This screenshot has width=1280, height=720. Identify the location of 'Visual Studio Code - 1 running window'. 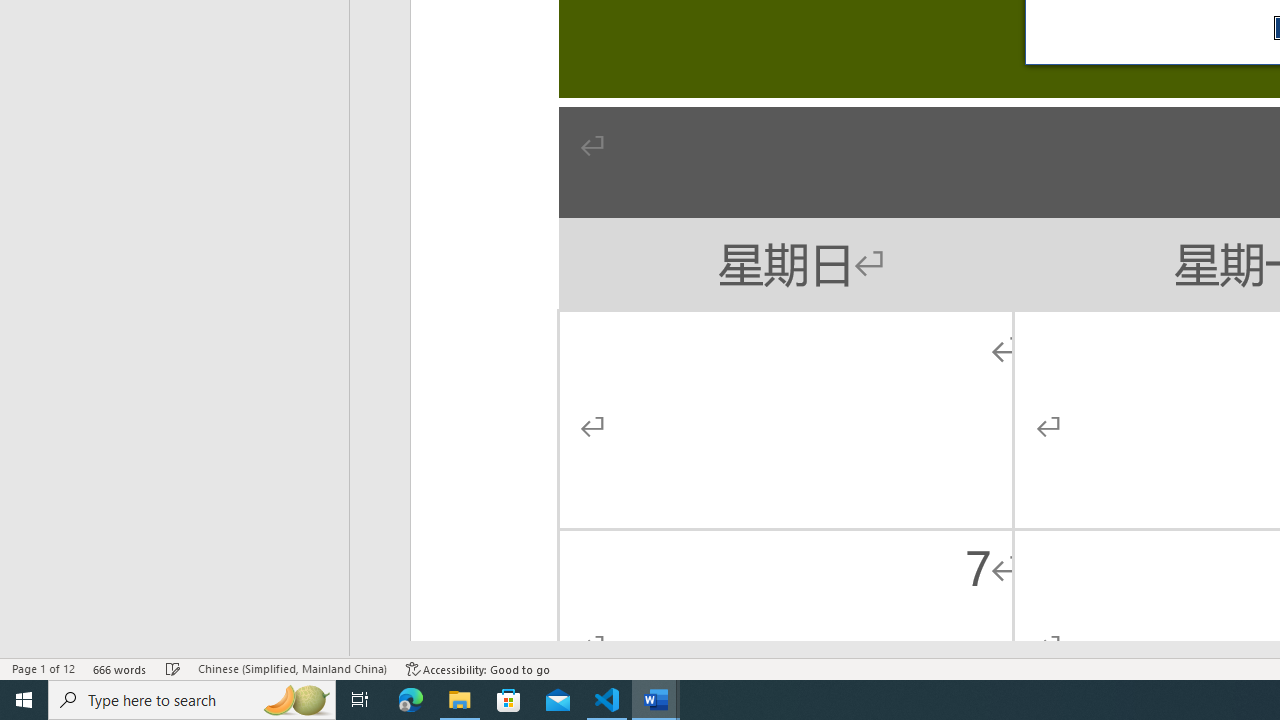
(606, 698).